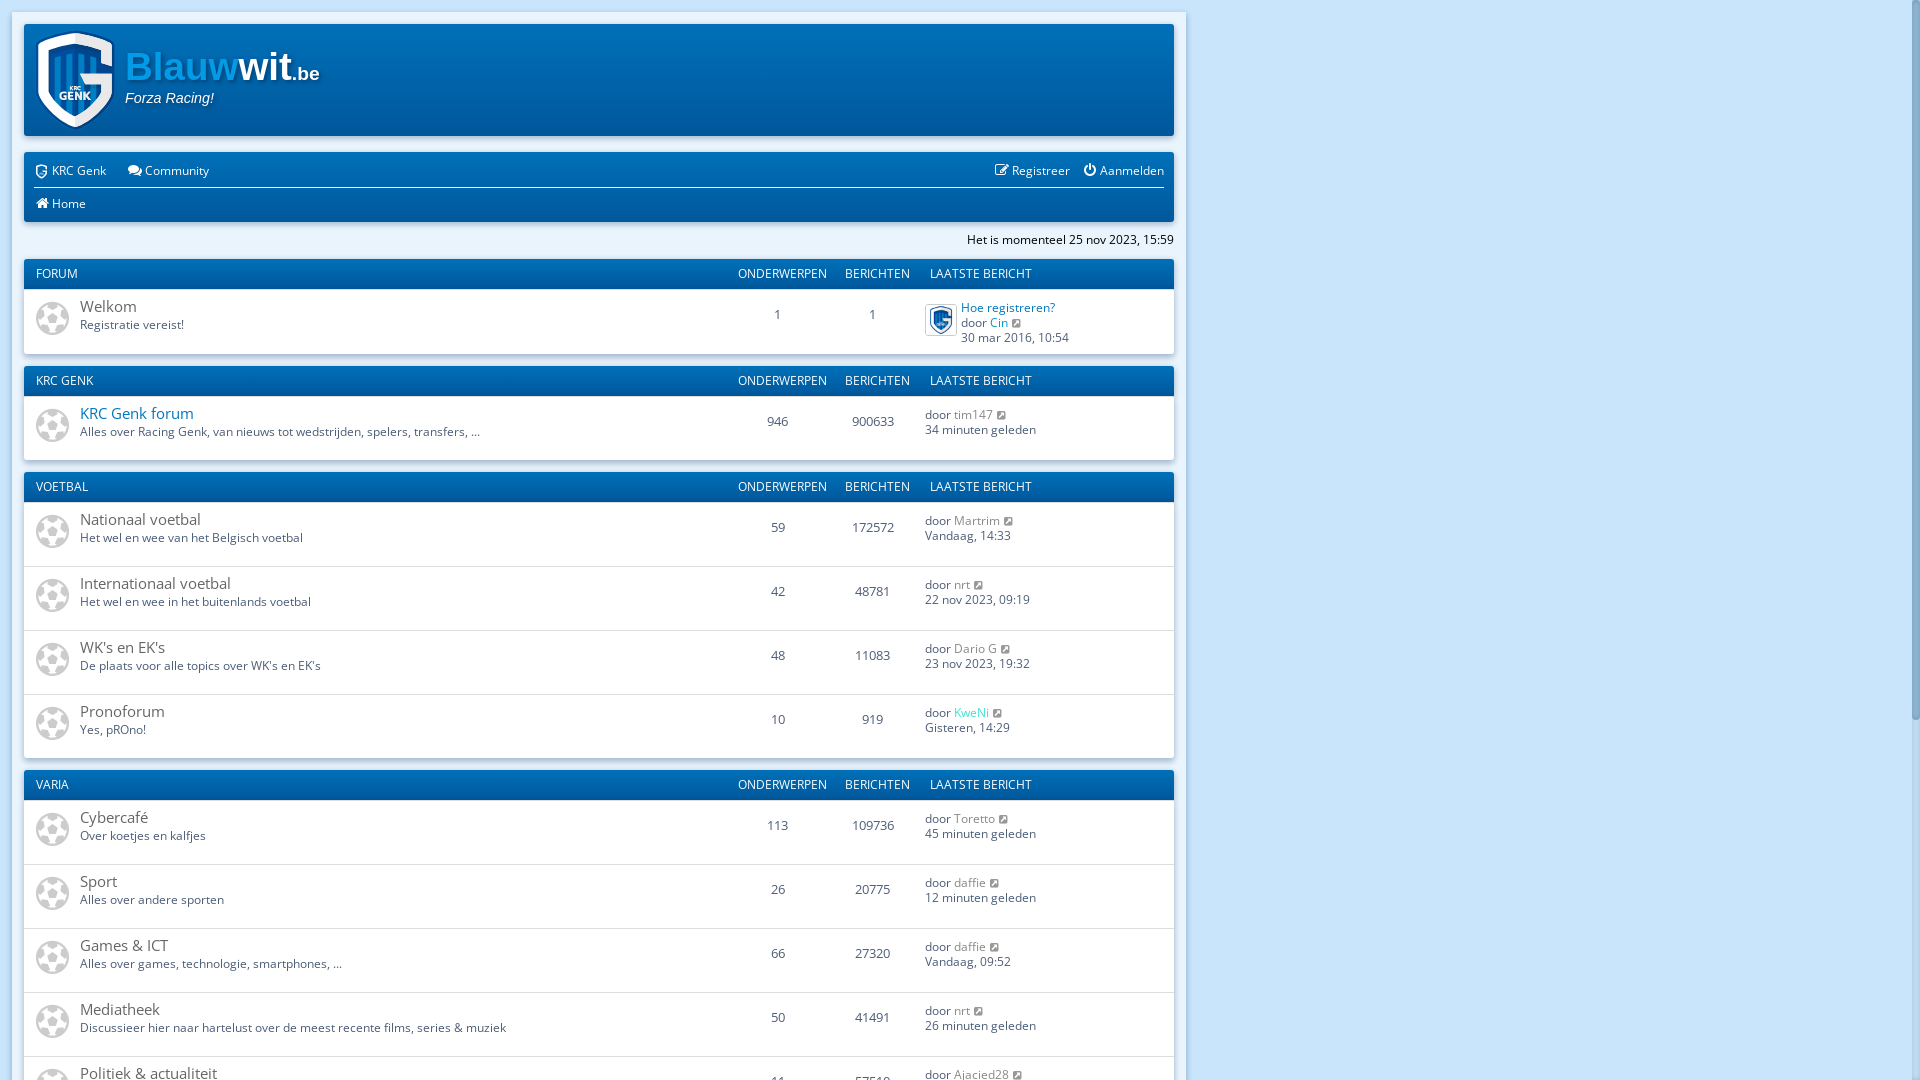  I want to click on 'Pronoforum', so click(121, 709).